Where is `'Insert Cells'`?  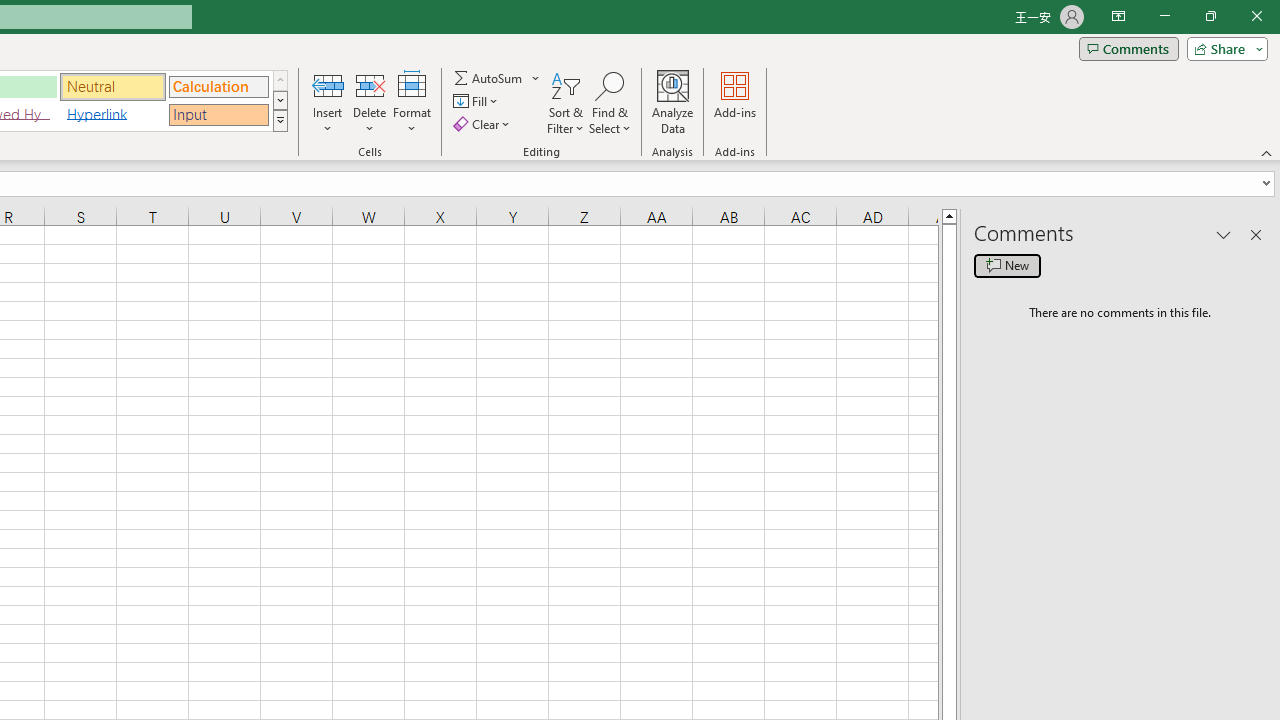 'Insert Cells' is located at coordinates (328, 84).